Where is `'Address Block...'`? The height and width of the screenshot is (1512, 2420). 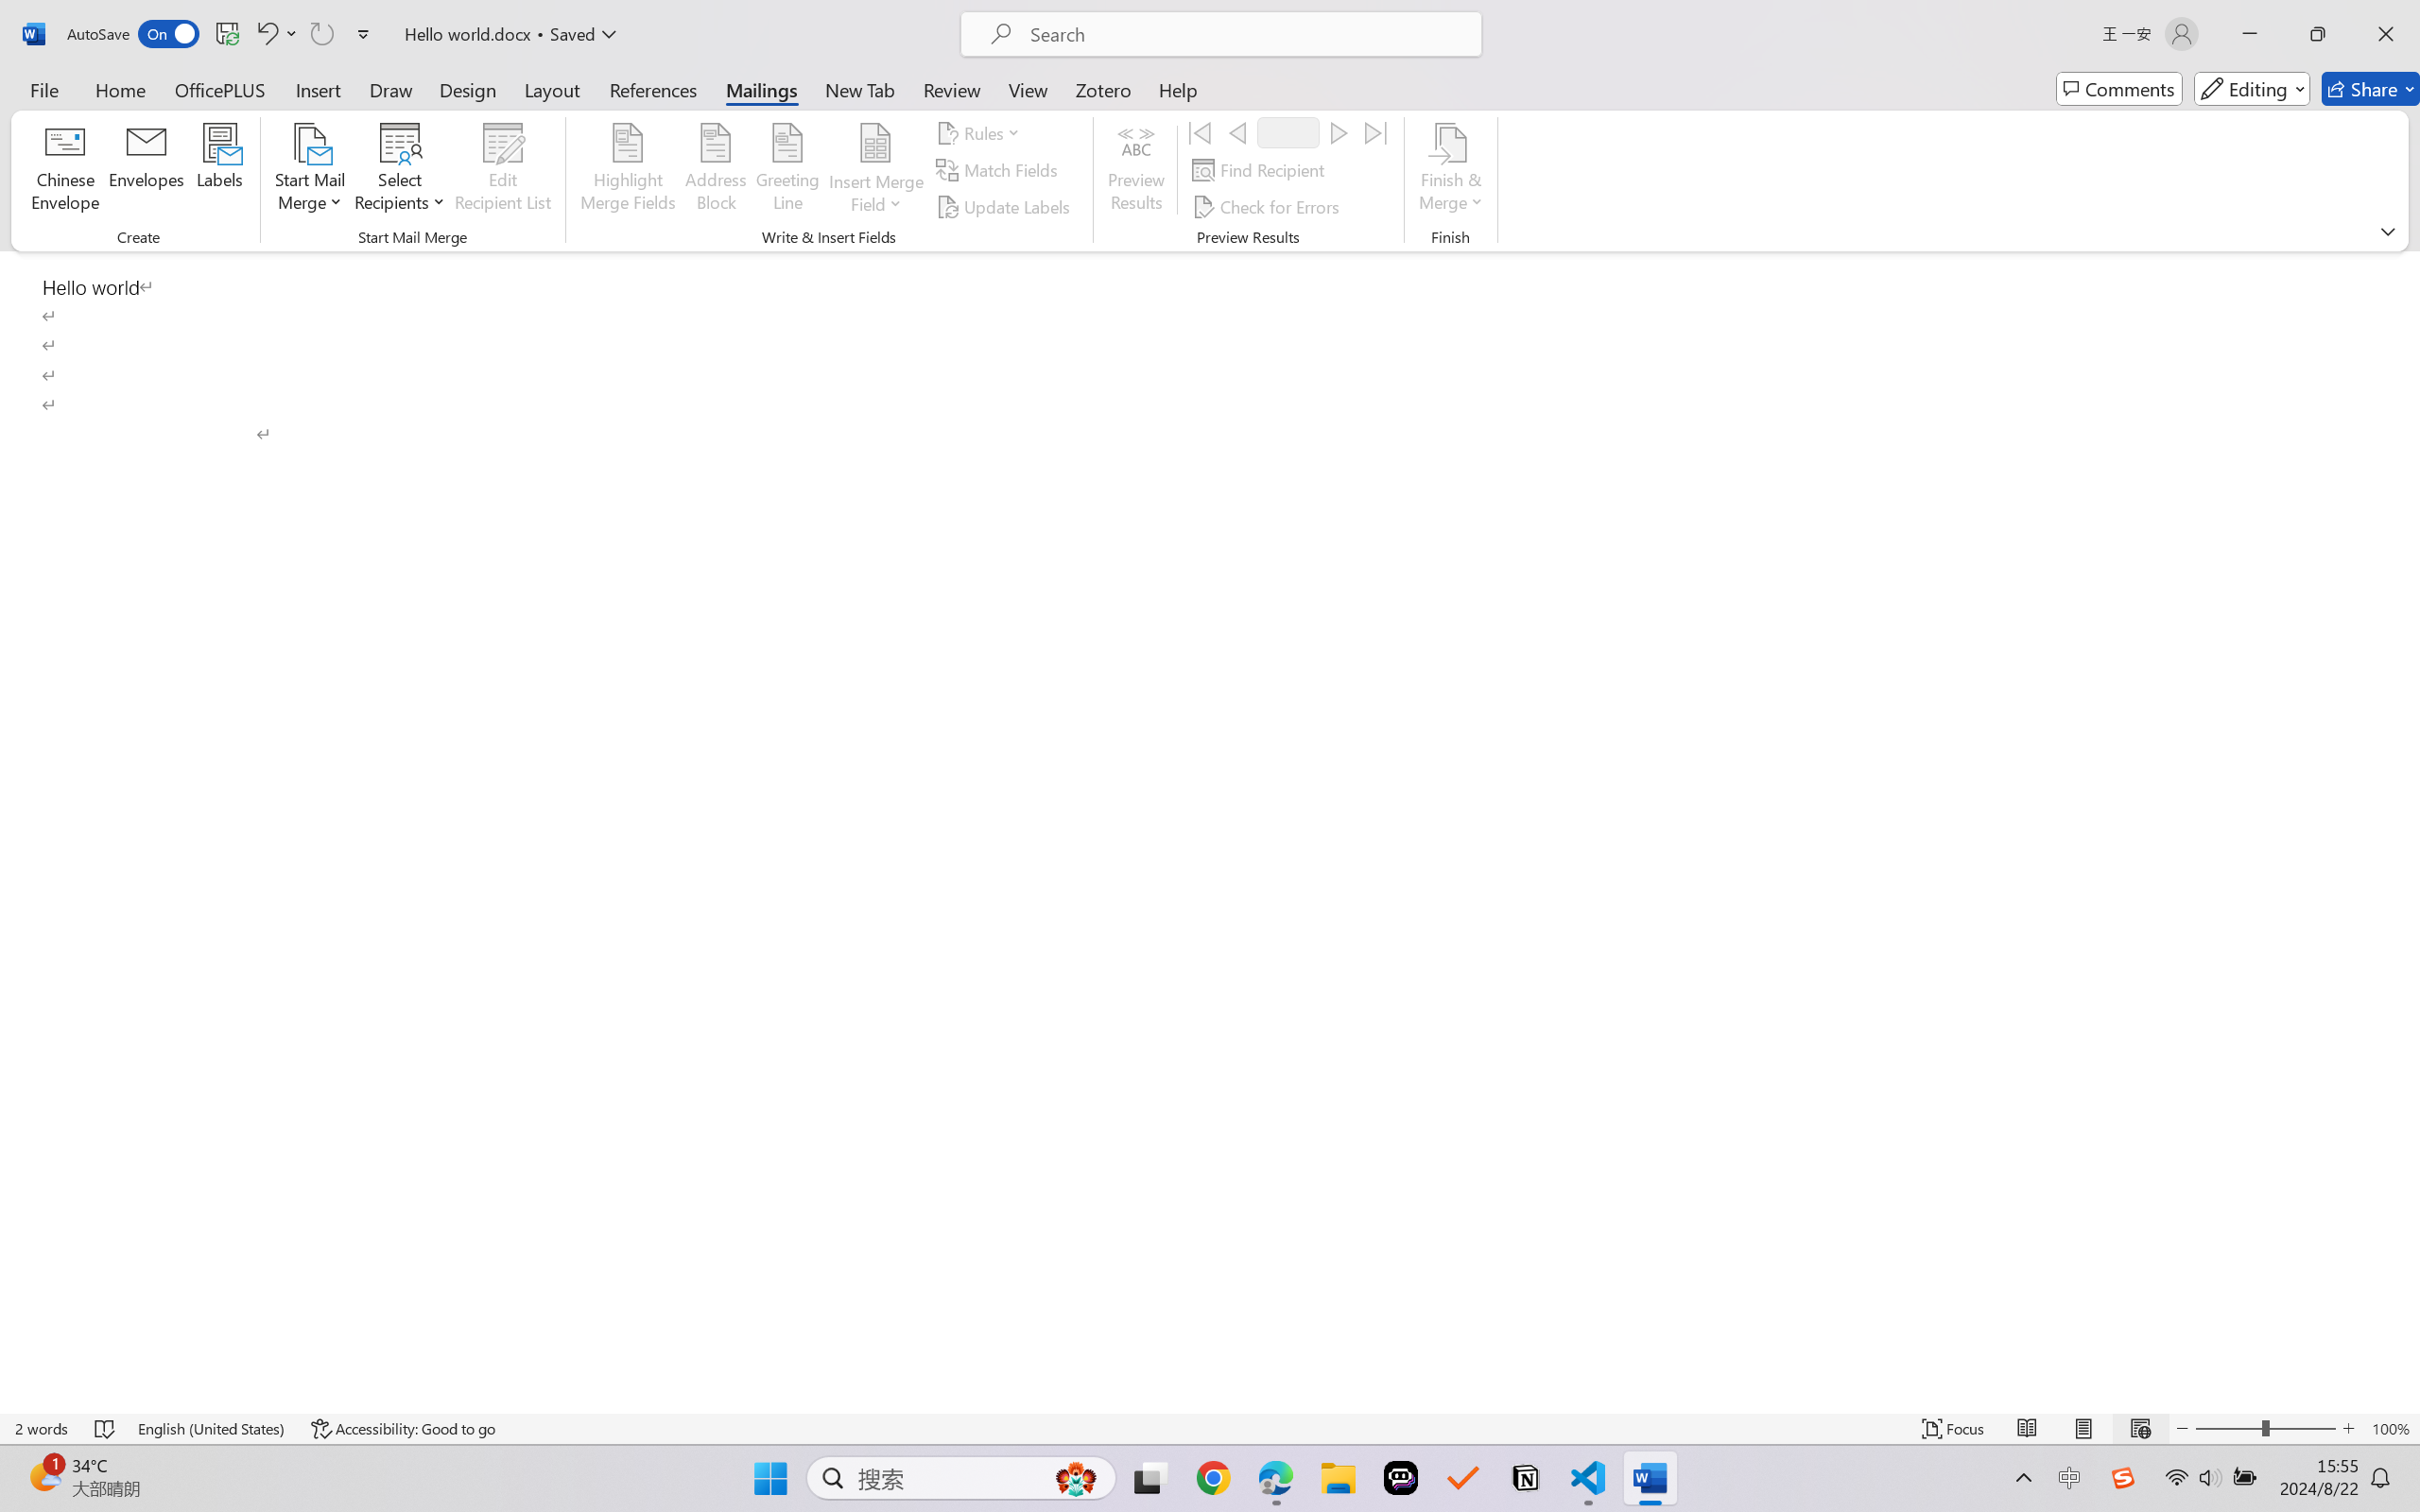 'Address Block...' is located at coordinates (716, 170).